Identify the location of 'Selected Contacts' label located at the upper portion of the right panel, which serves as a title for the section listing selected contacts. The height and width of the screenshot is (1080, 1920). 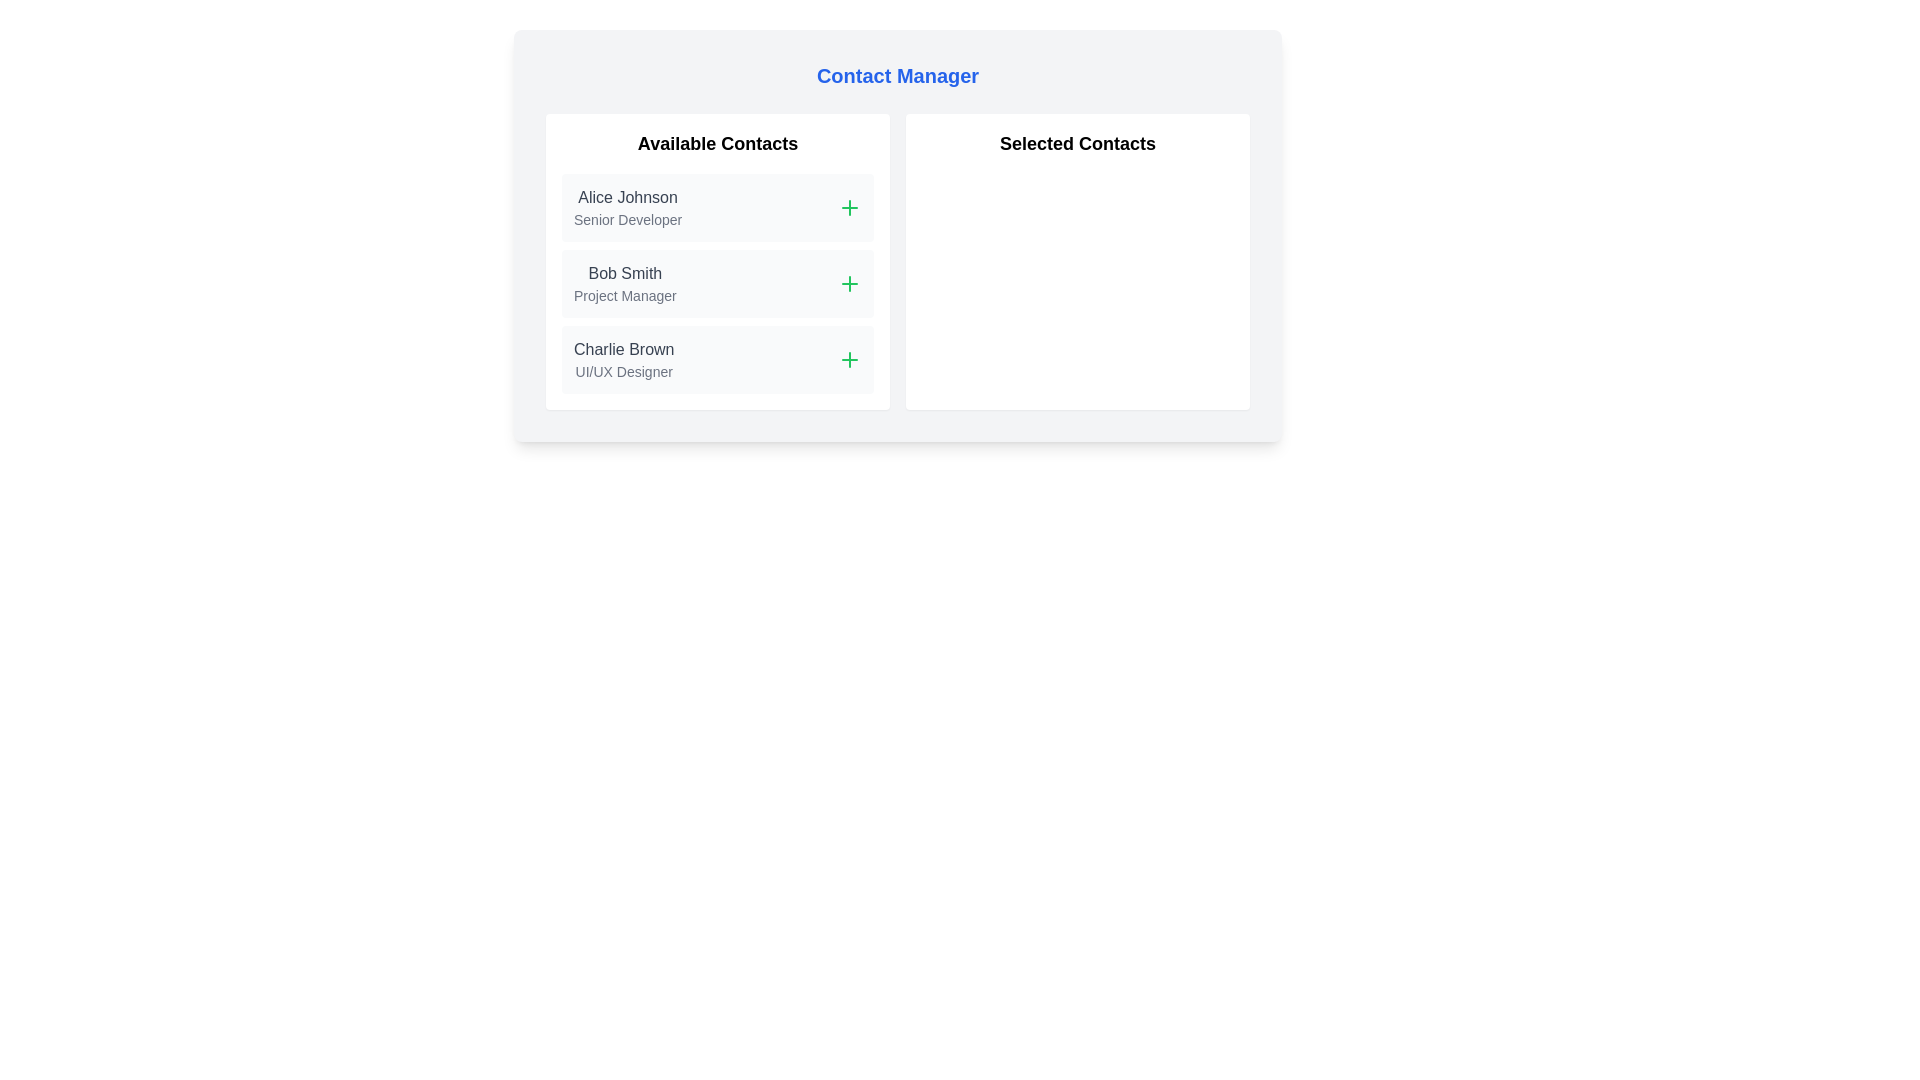
(1077, 142).